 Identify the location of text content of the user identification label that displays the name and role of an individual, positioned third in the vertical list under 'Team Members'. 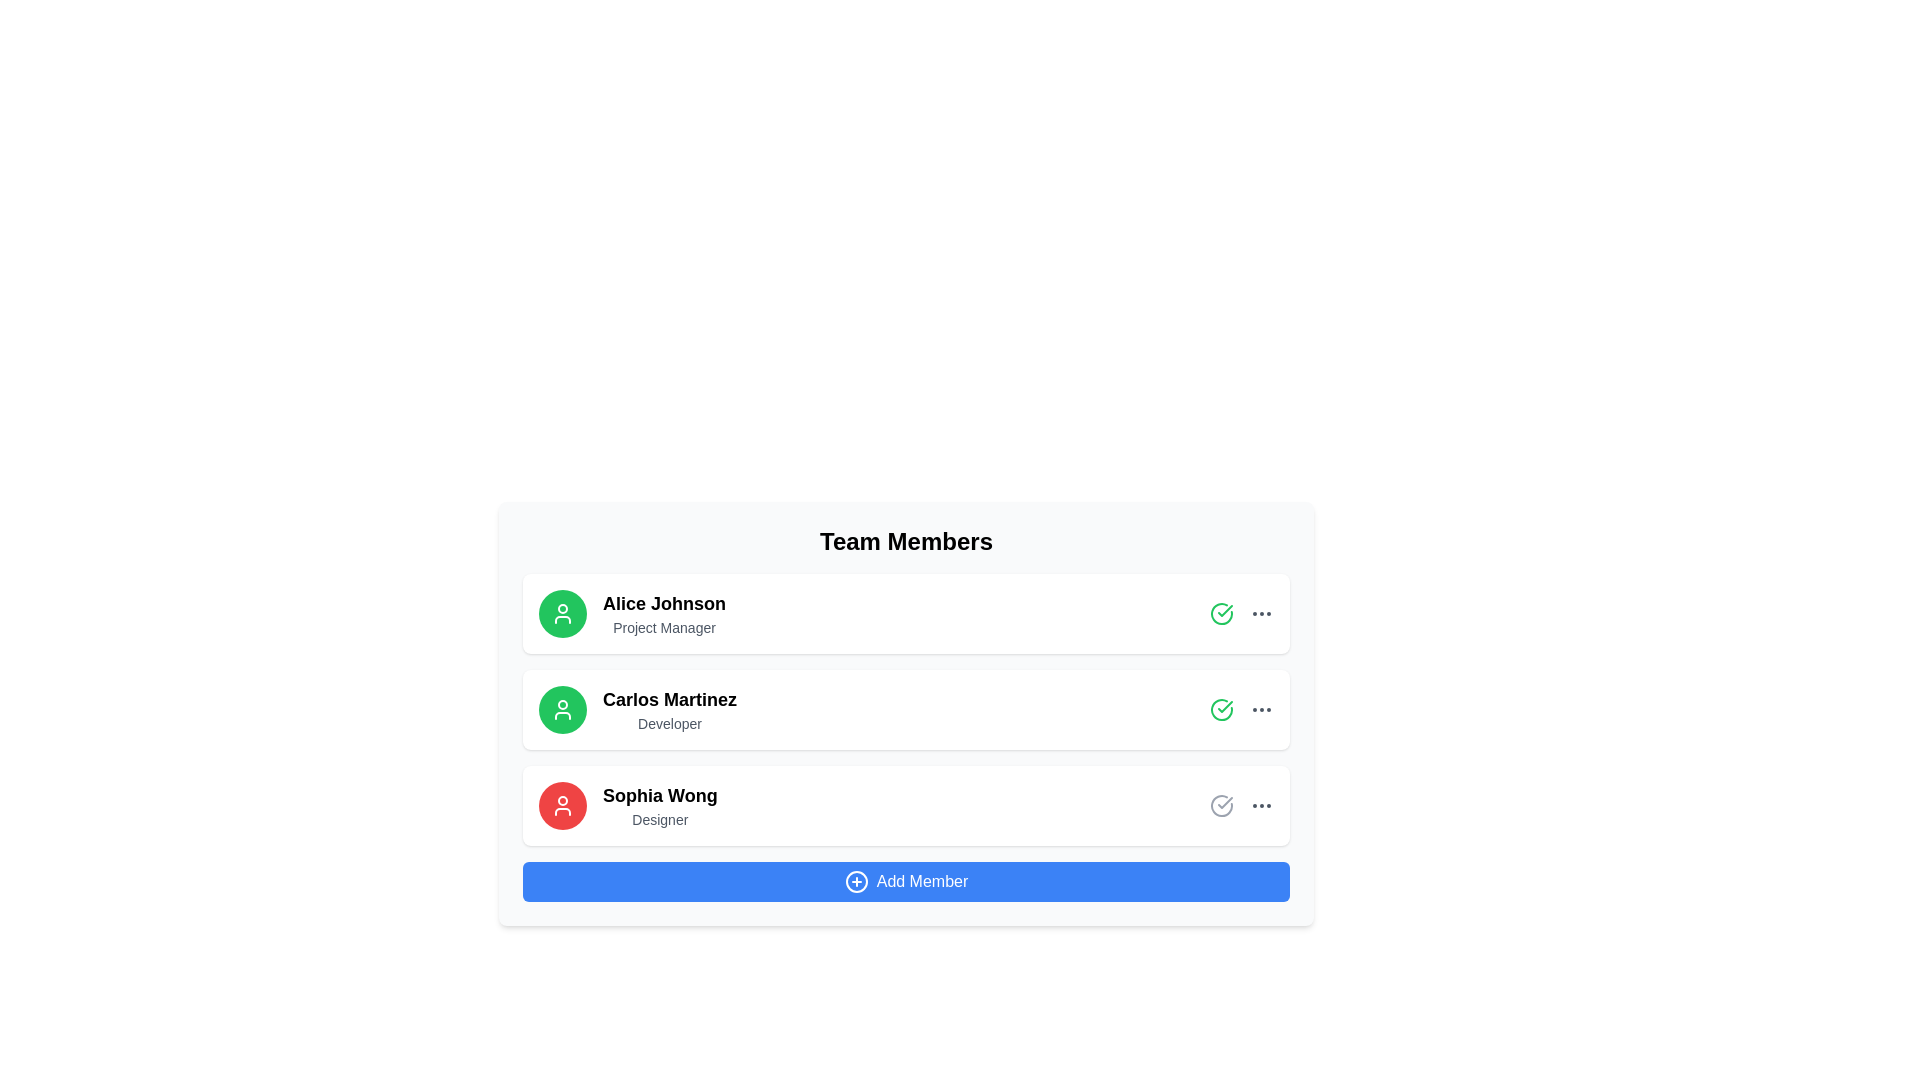
(660, 805).